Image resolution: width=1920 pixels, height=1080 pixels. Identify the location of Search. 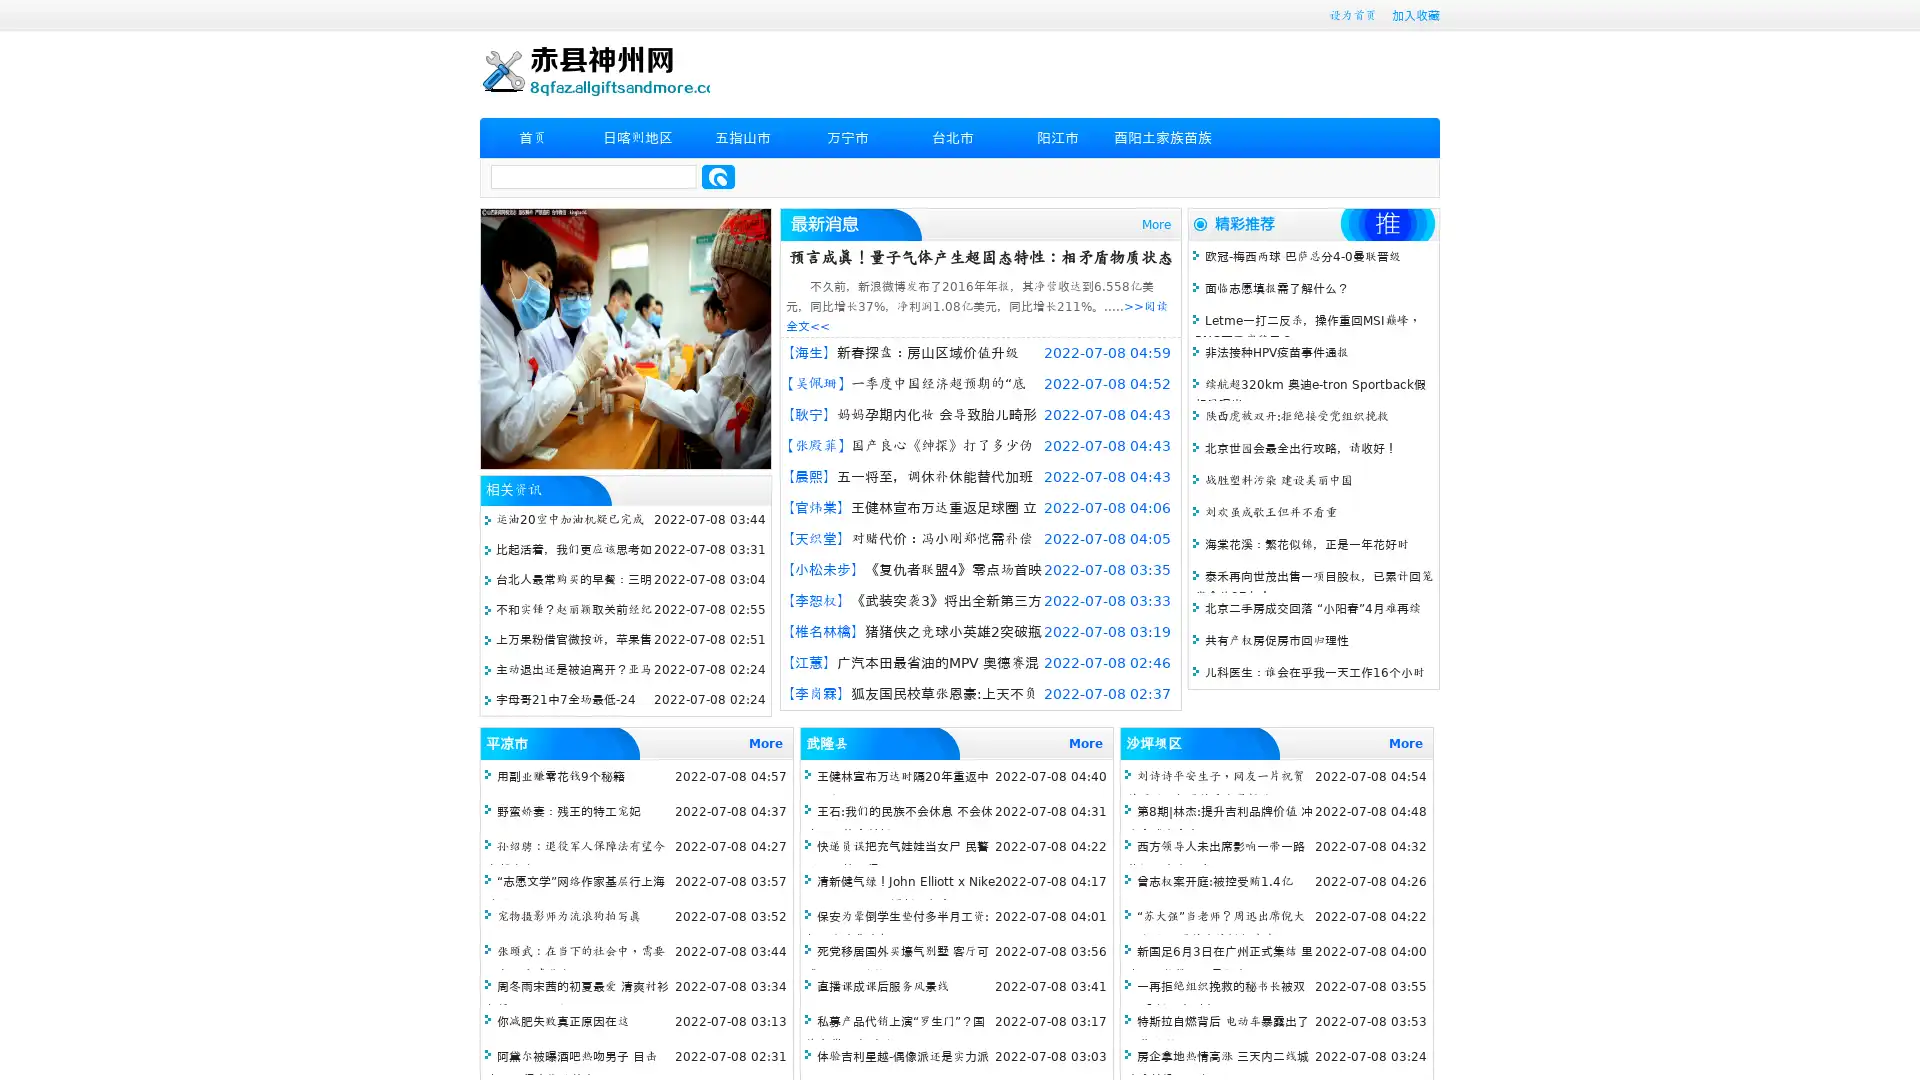
(718, 176).